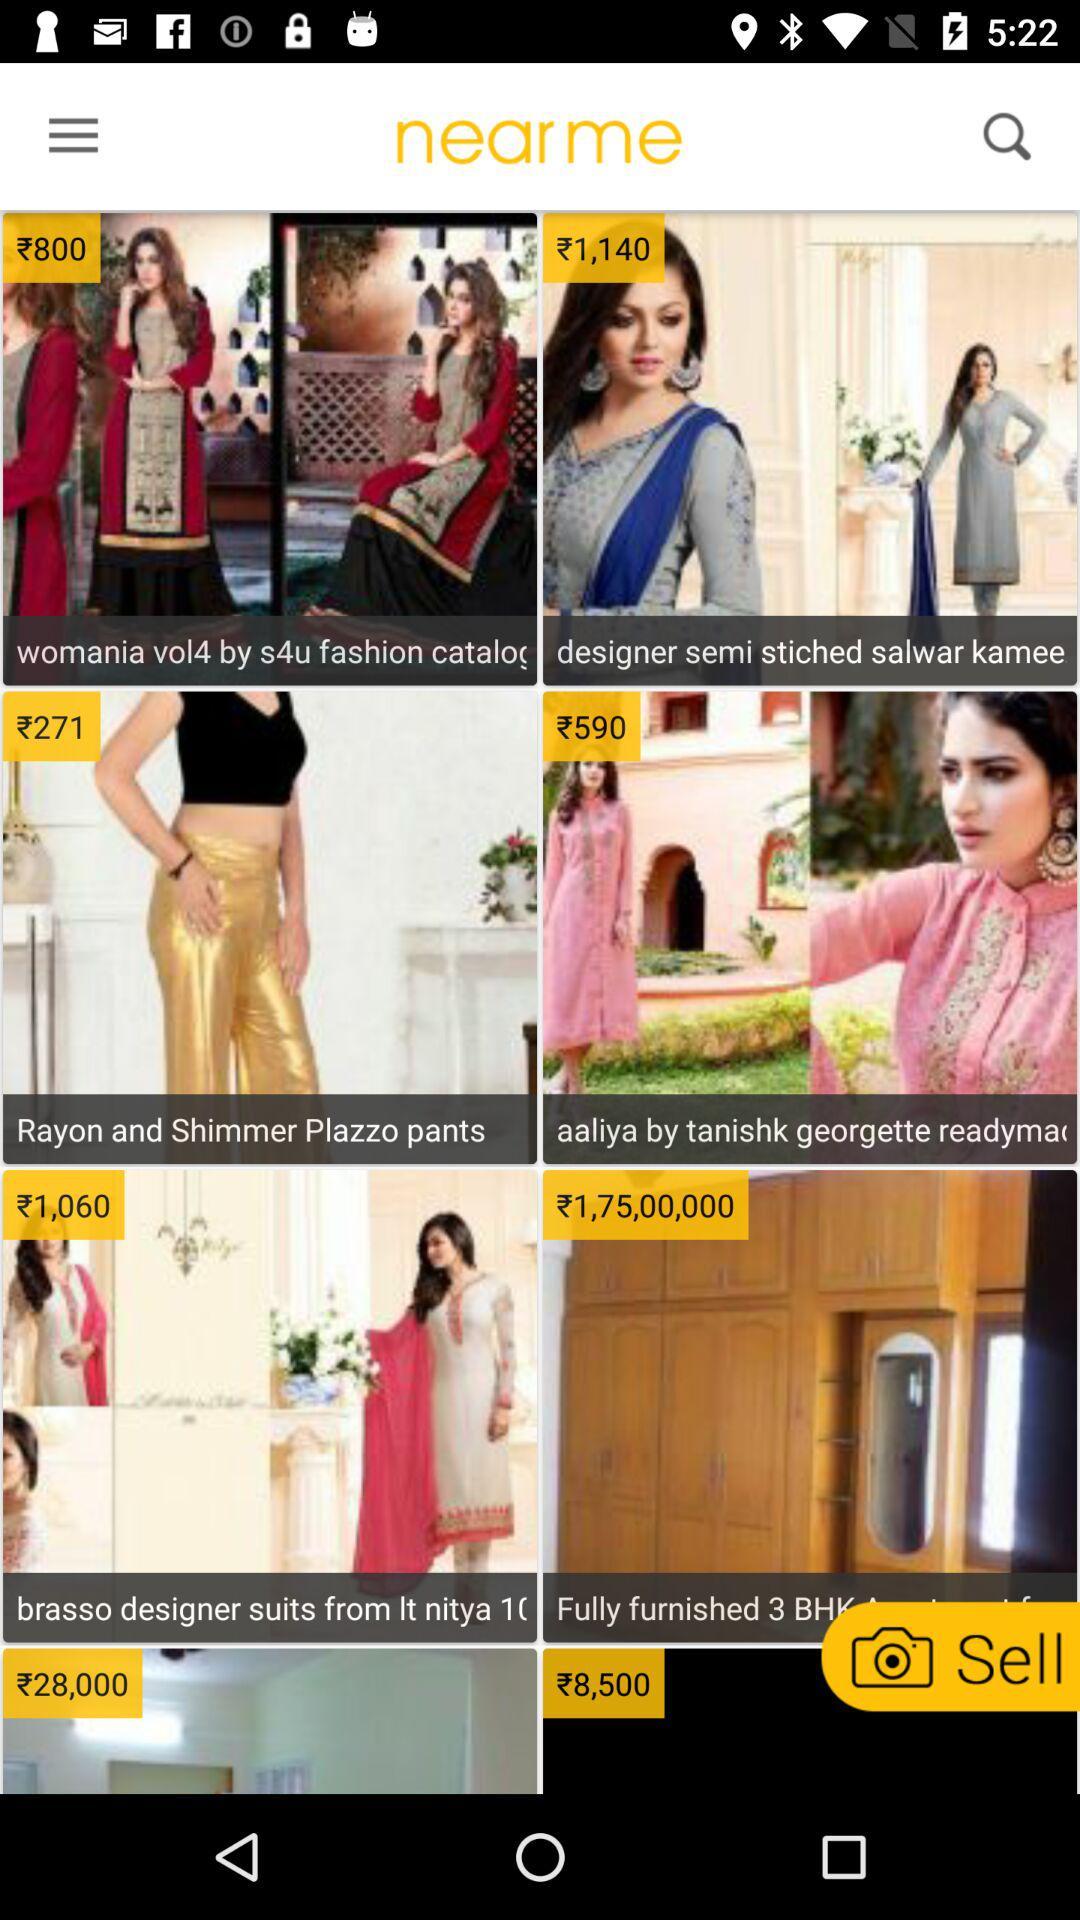 The image size is (1080, 1920). I want to click on the brasso designer suits, so click(270, 1607).